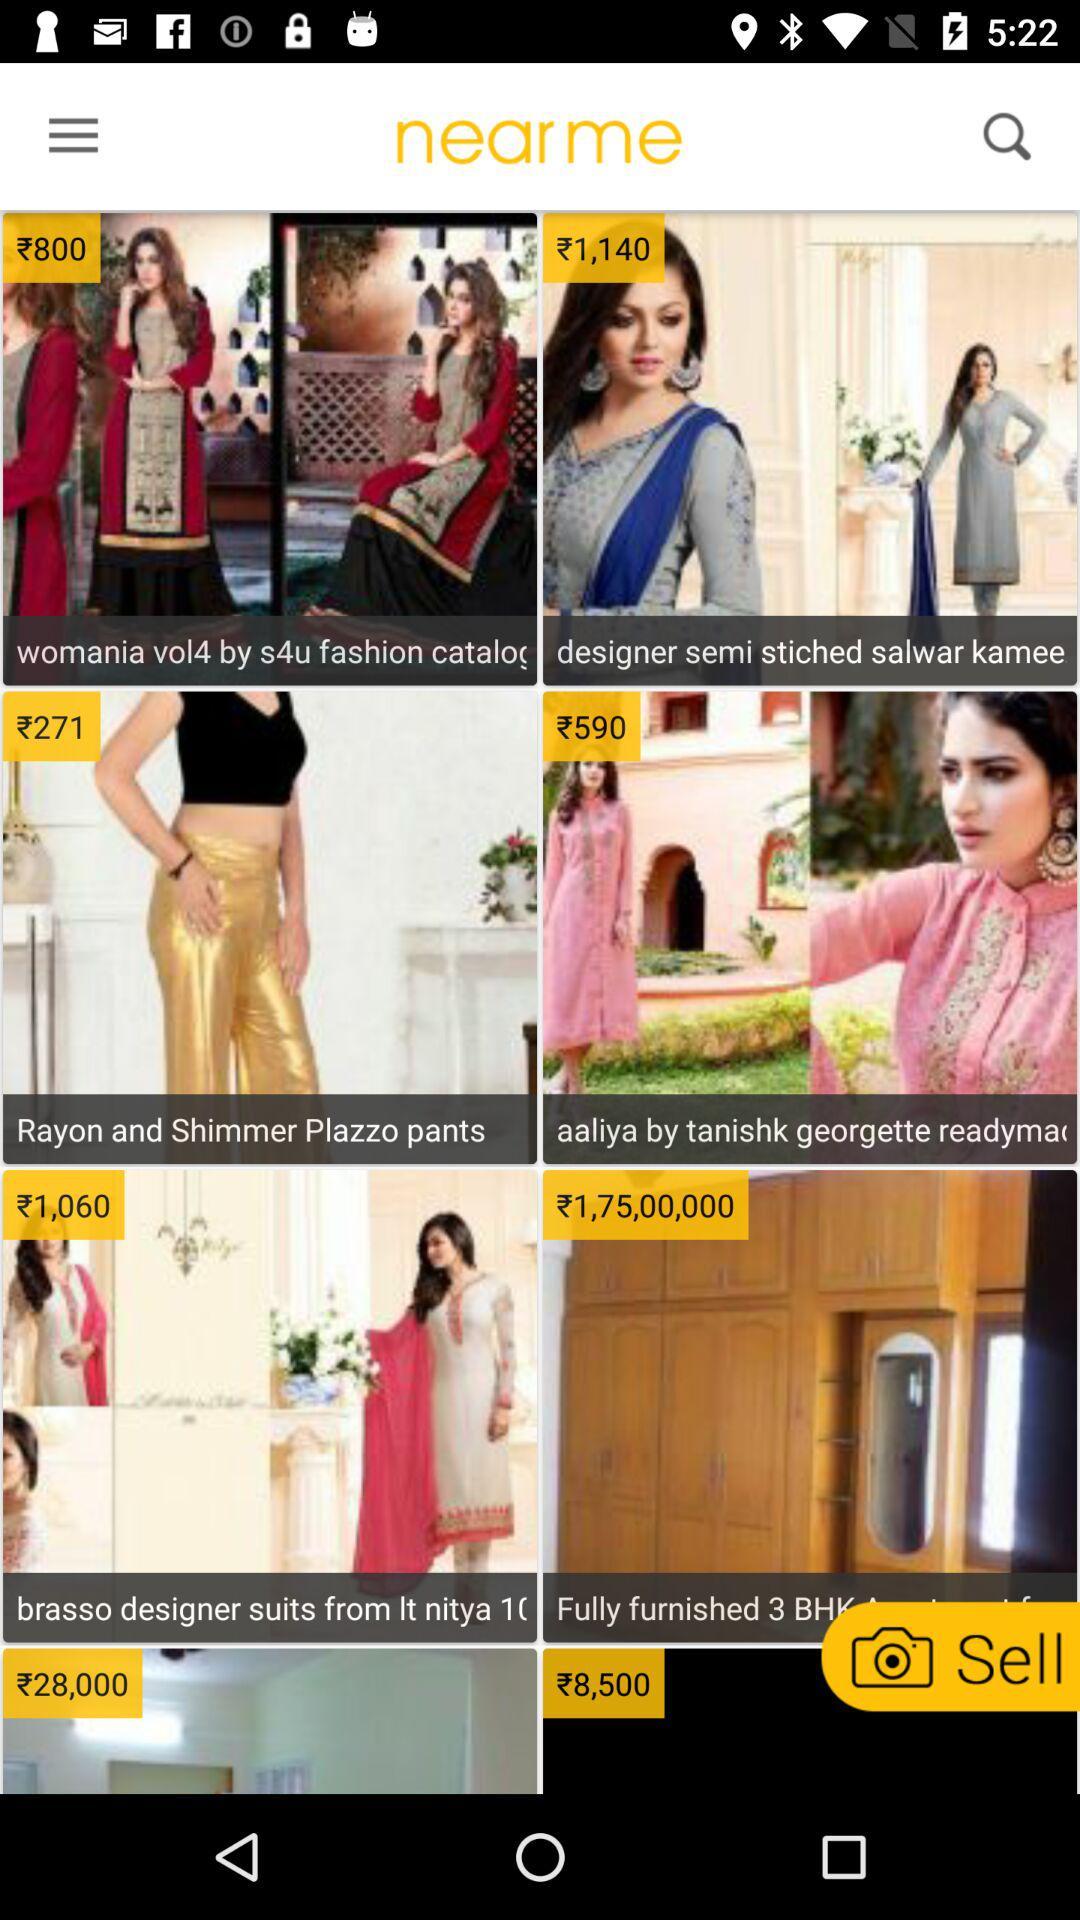 The image size is (1080, 1920). I want to click on the brasso designer suits, so click(270, 1607).